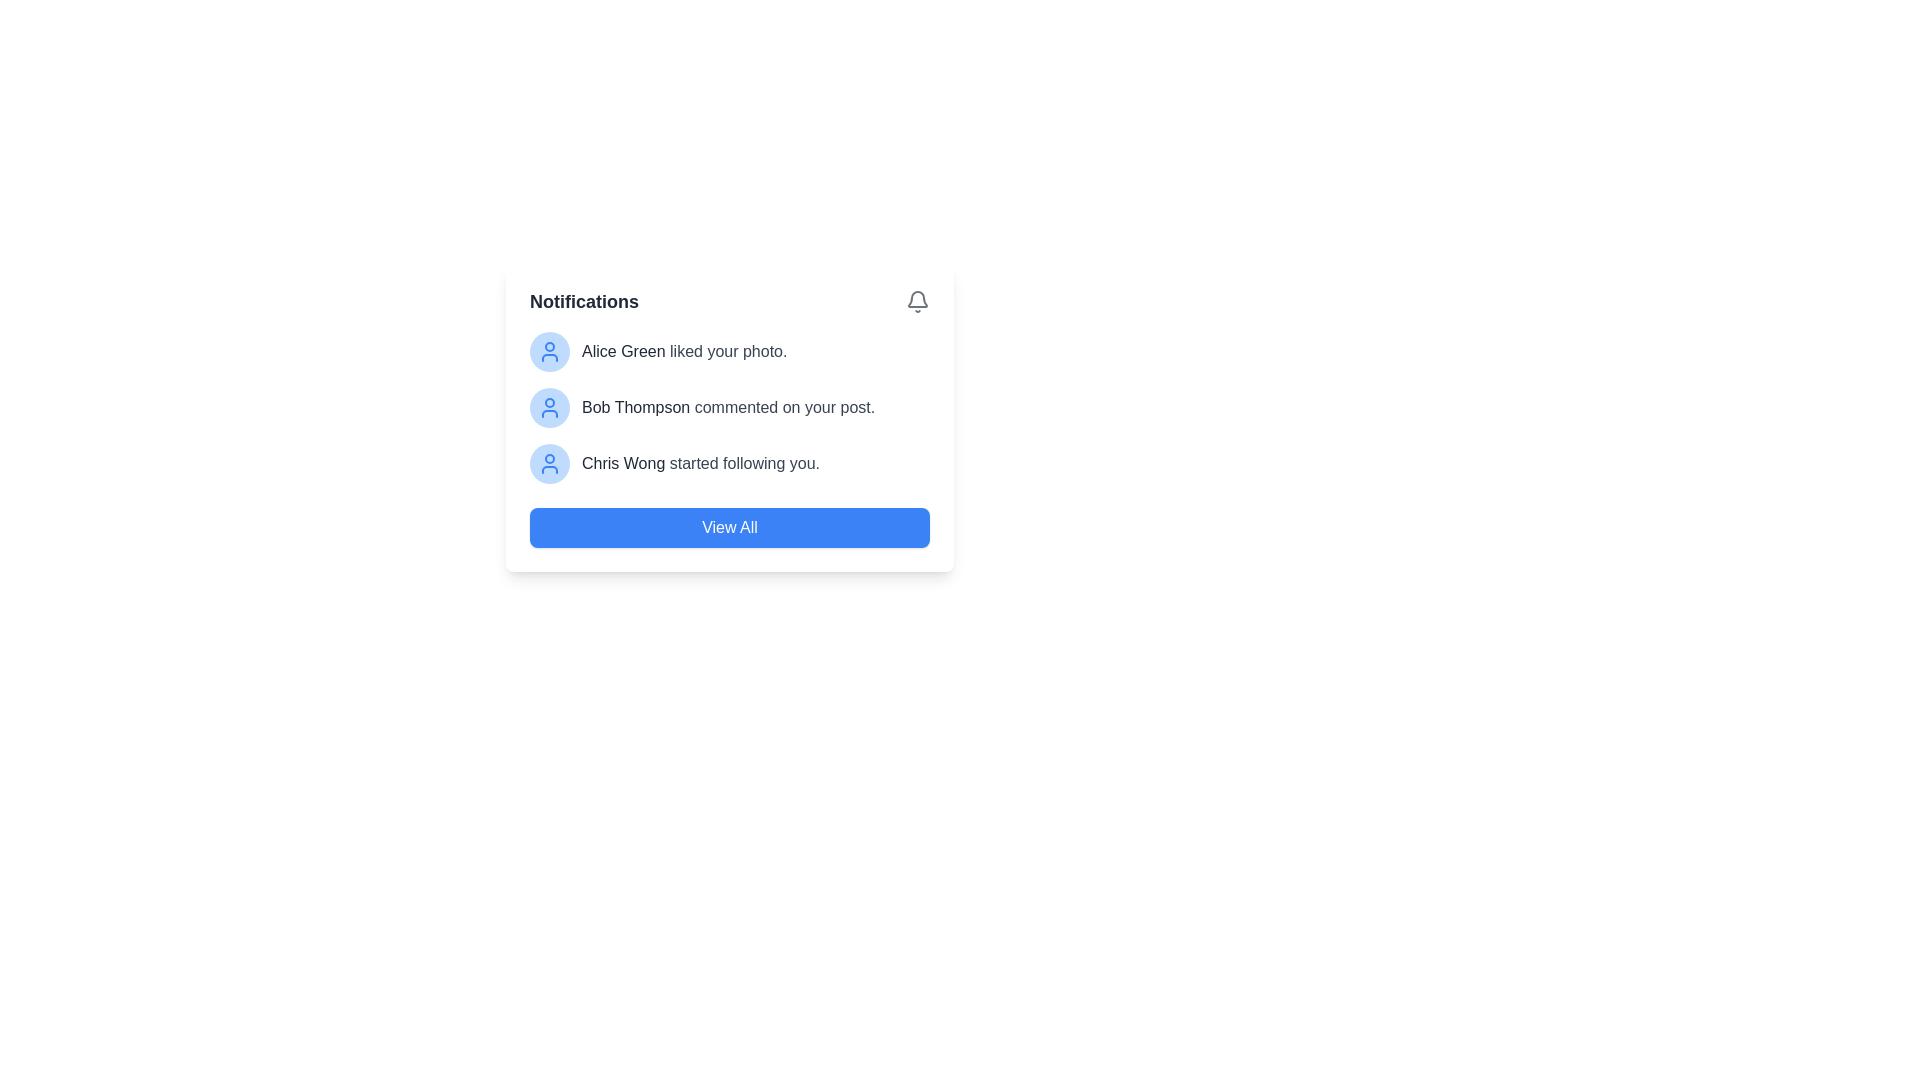 This screenshot has width=1920, height=1080. What do you see at coordinates (550, 407) in the screenshot?
I see `the circular icon representing the user profile for 'Bob Thompson' to redirect to the user's profile` at bounding box center [550, 407].